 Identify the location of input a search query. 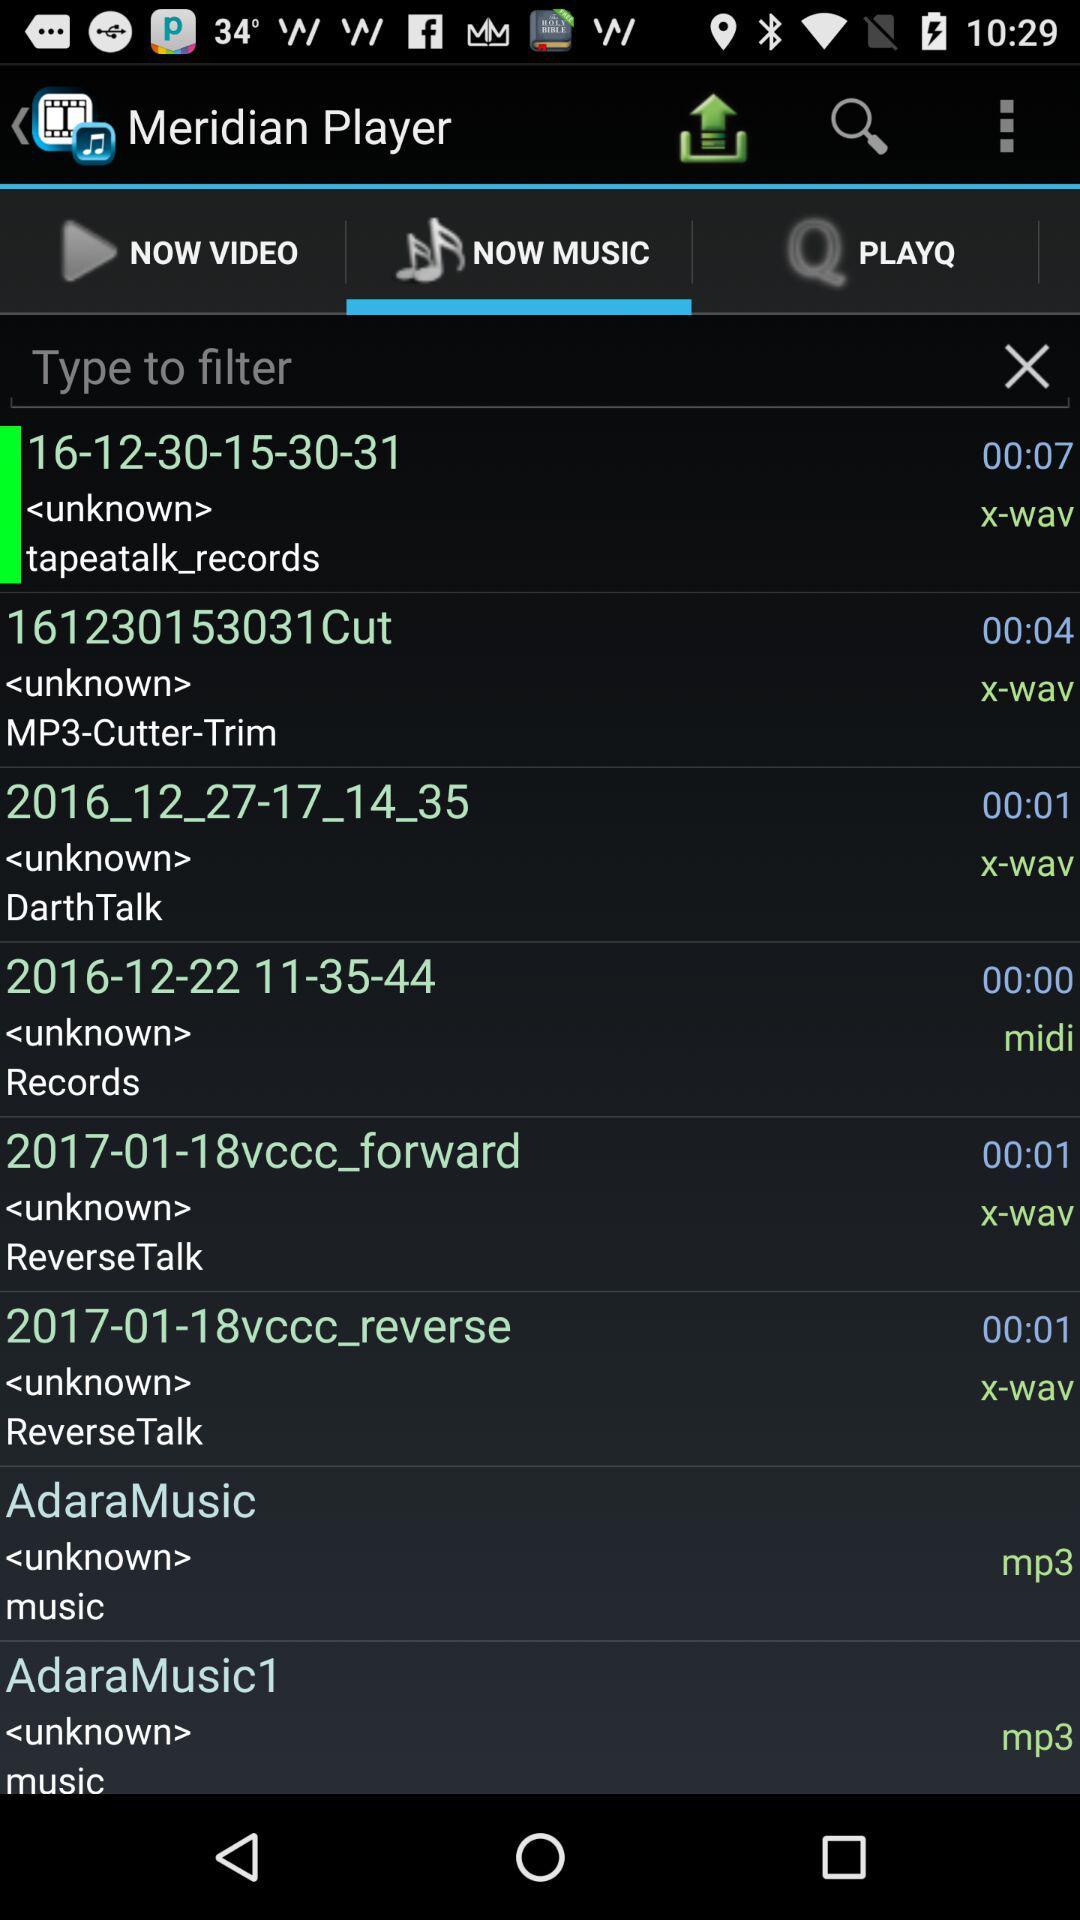
(540, 366).